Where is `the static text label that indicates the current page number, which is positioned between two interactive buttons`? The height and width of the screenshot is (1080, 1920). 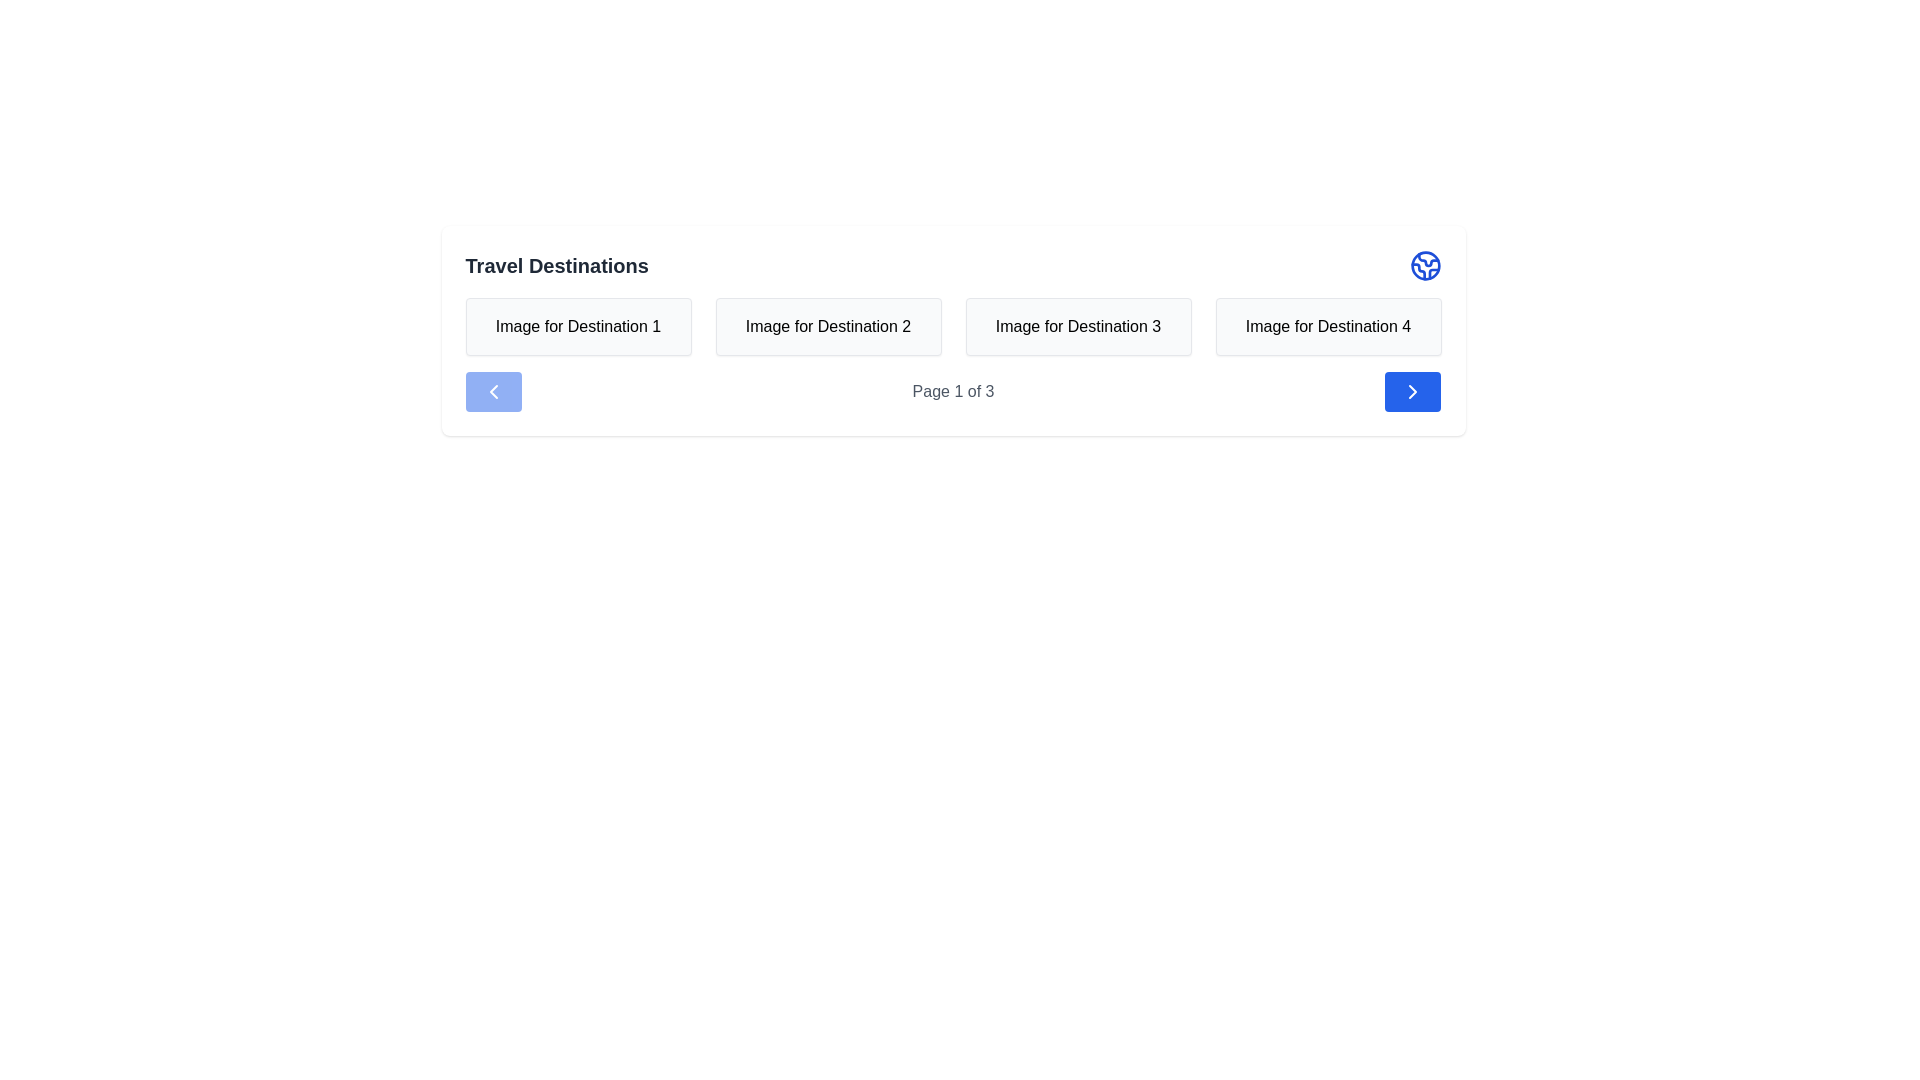
the static text label that indicates the current page number, which is positioned between two interactive buttons is located at coordinates (952, 392).